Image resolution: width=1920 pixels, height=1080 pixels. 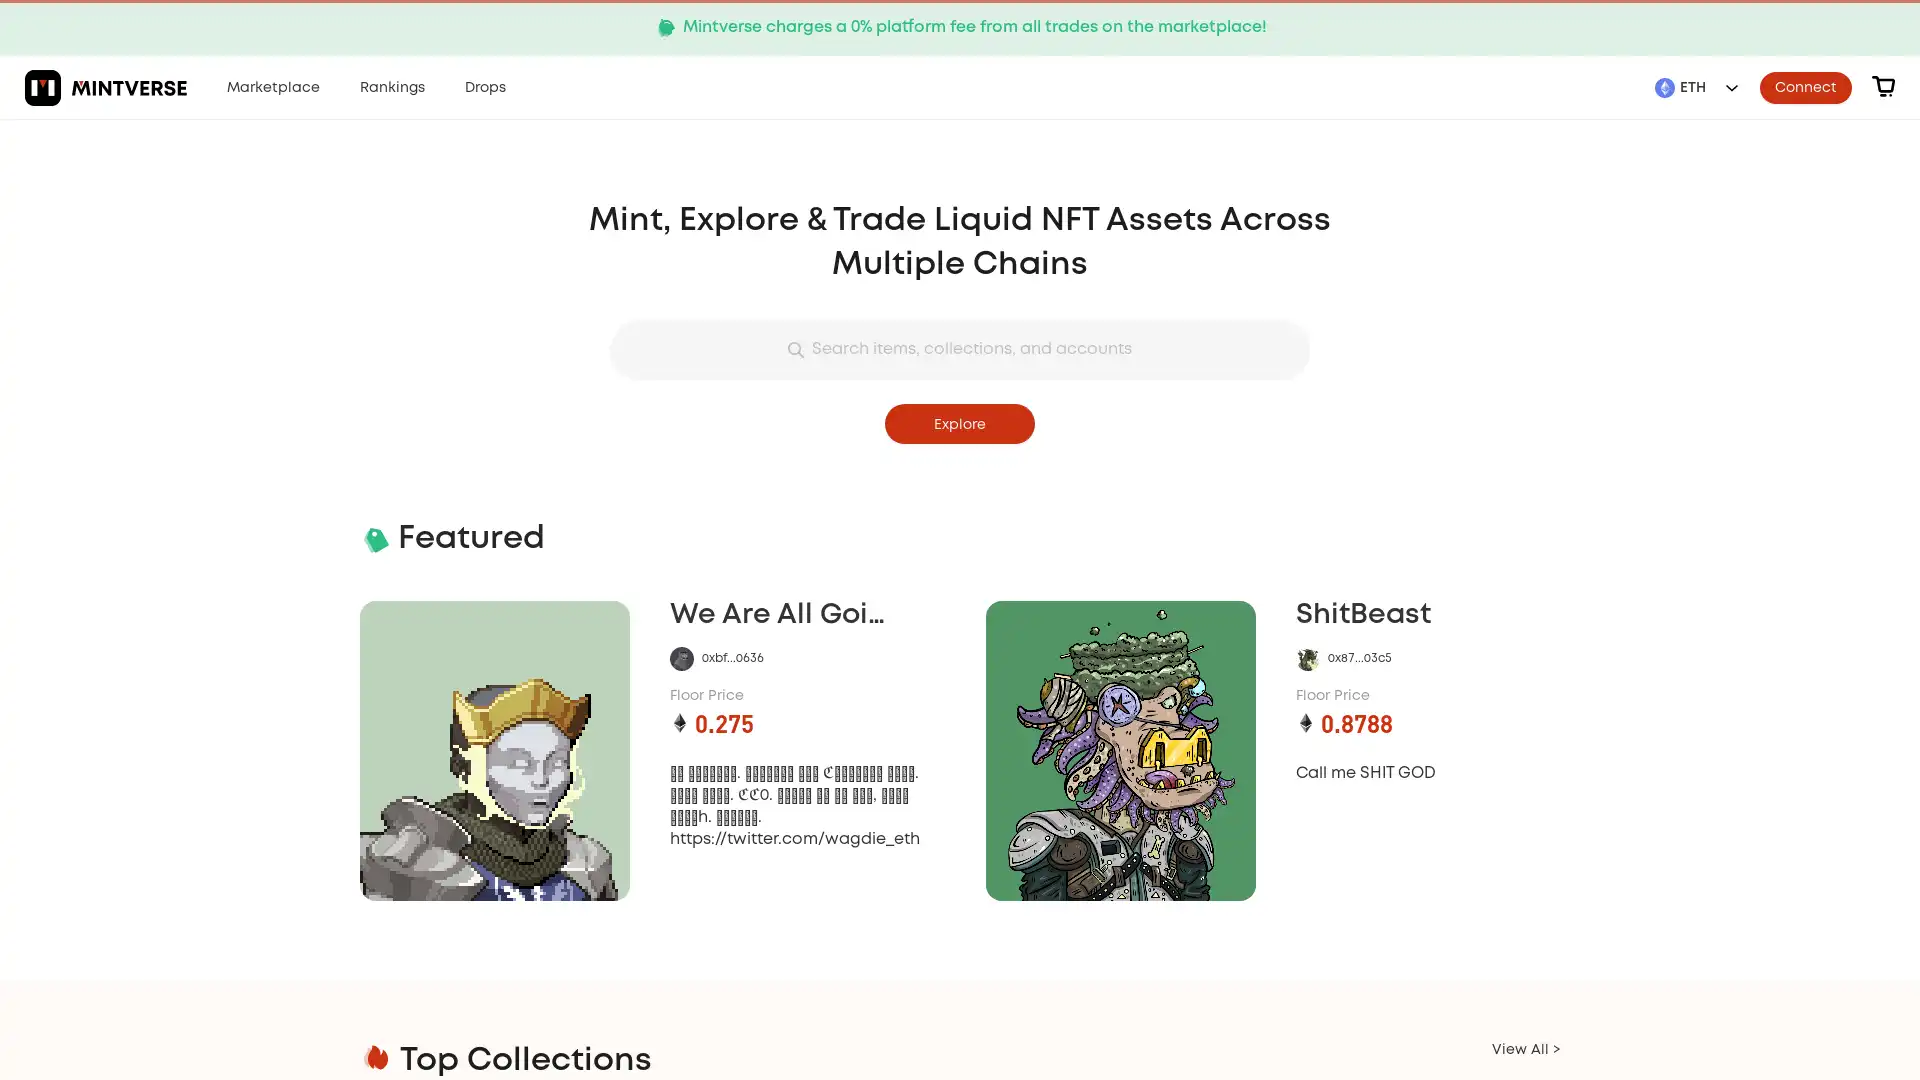 What do you see at coordinates (1805, 86) in the screenshot?
I see `Connect` at bounding box center [1805, 86].